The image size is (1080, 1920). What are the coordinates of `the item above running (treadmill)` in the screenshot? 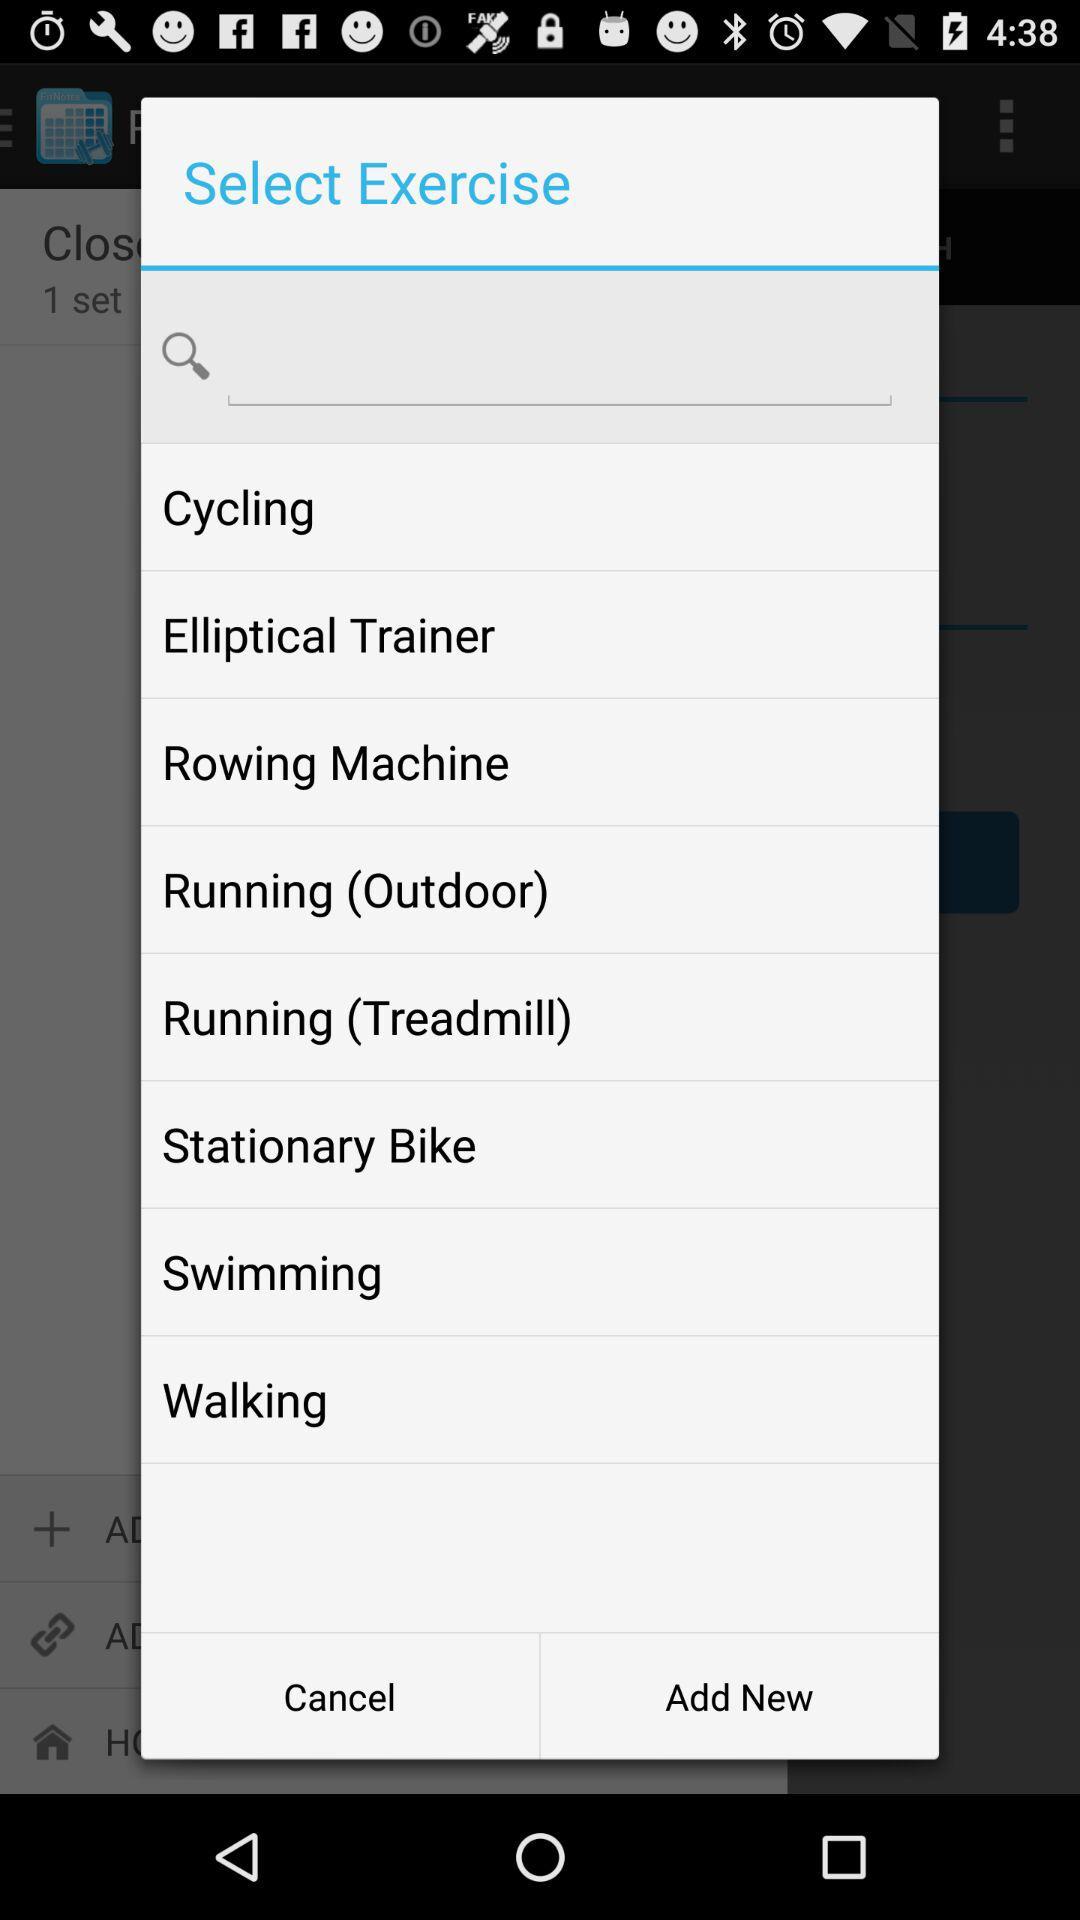 It's located at (540, 888).